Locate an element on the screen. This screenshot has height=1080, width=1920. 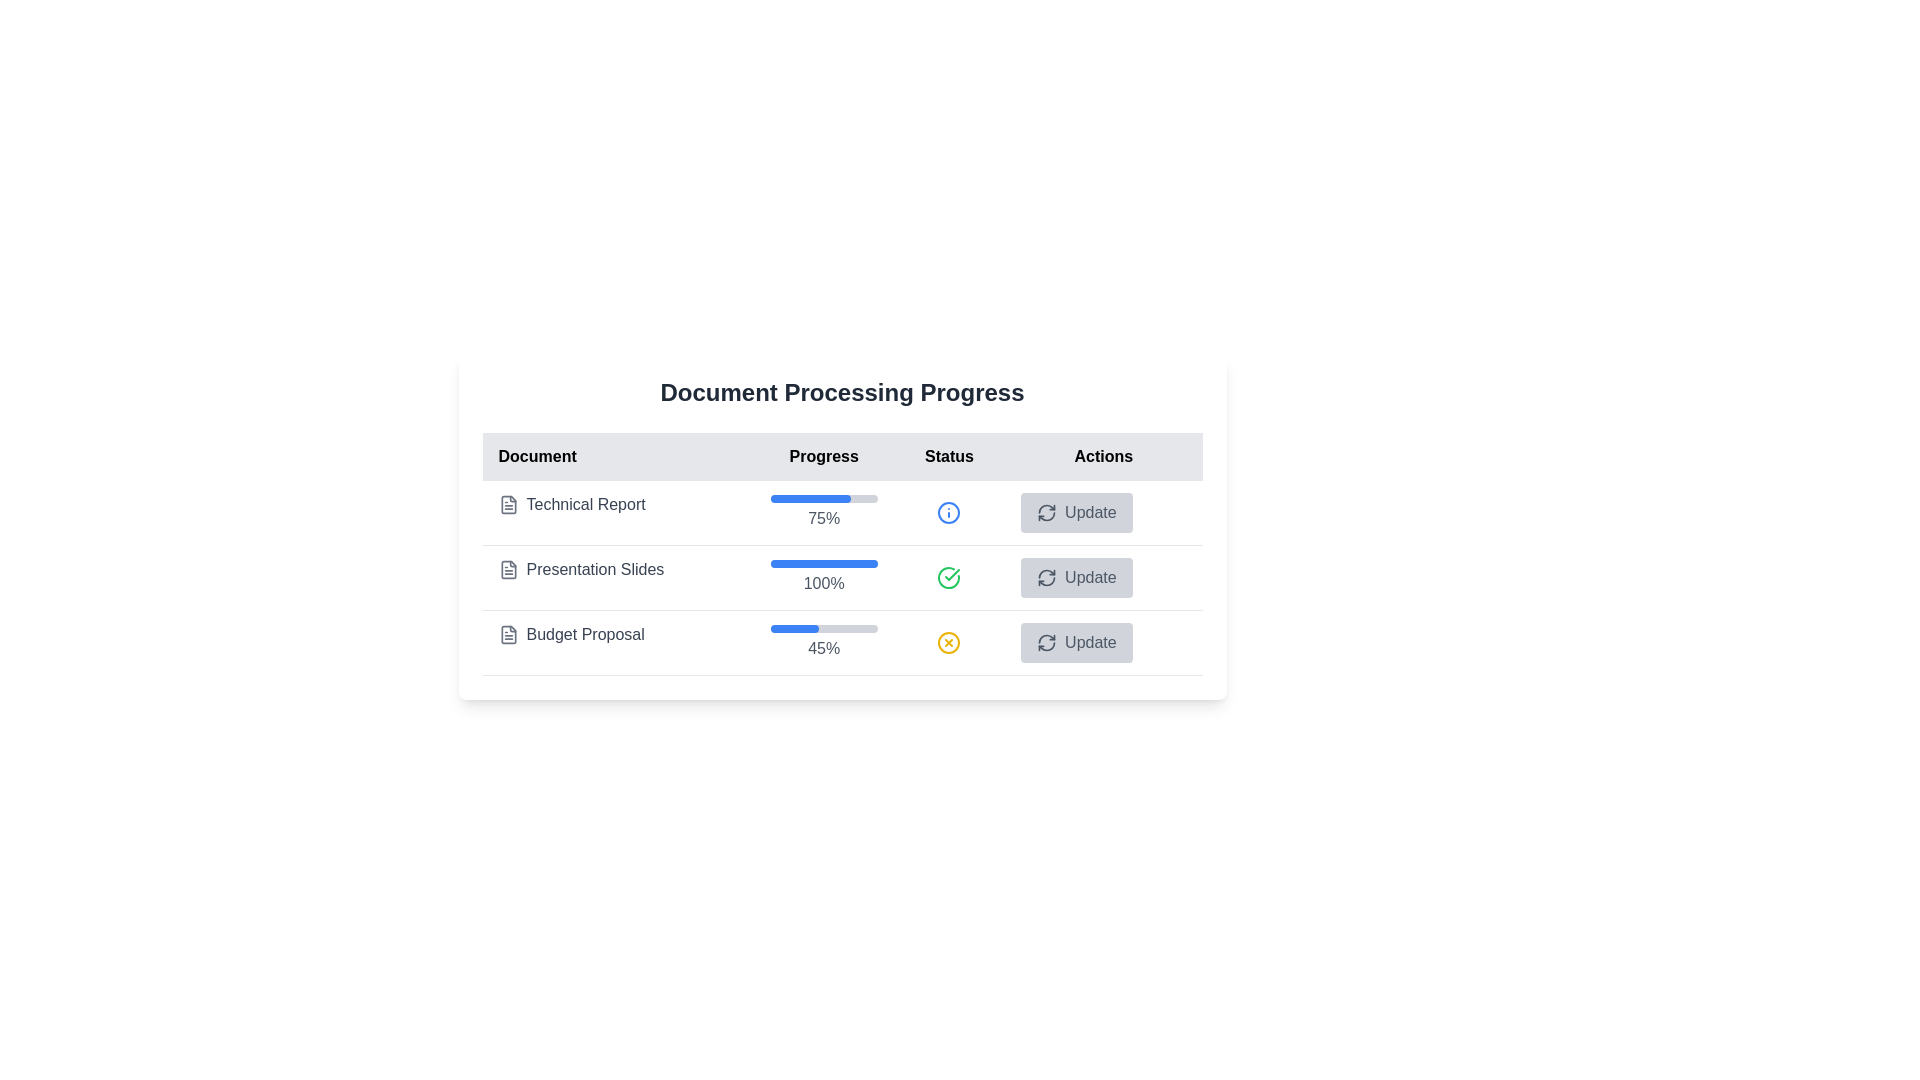
the 'Update' button with a refresh icon located in the 'Actions' column of the 'Document Processing Progress' table is located at coordinates (1075, 512).